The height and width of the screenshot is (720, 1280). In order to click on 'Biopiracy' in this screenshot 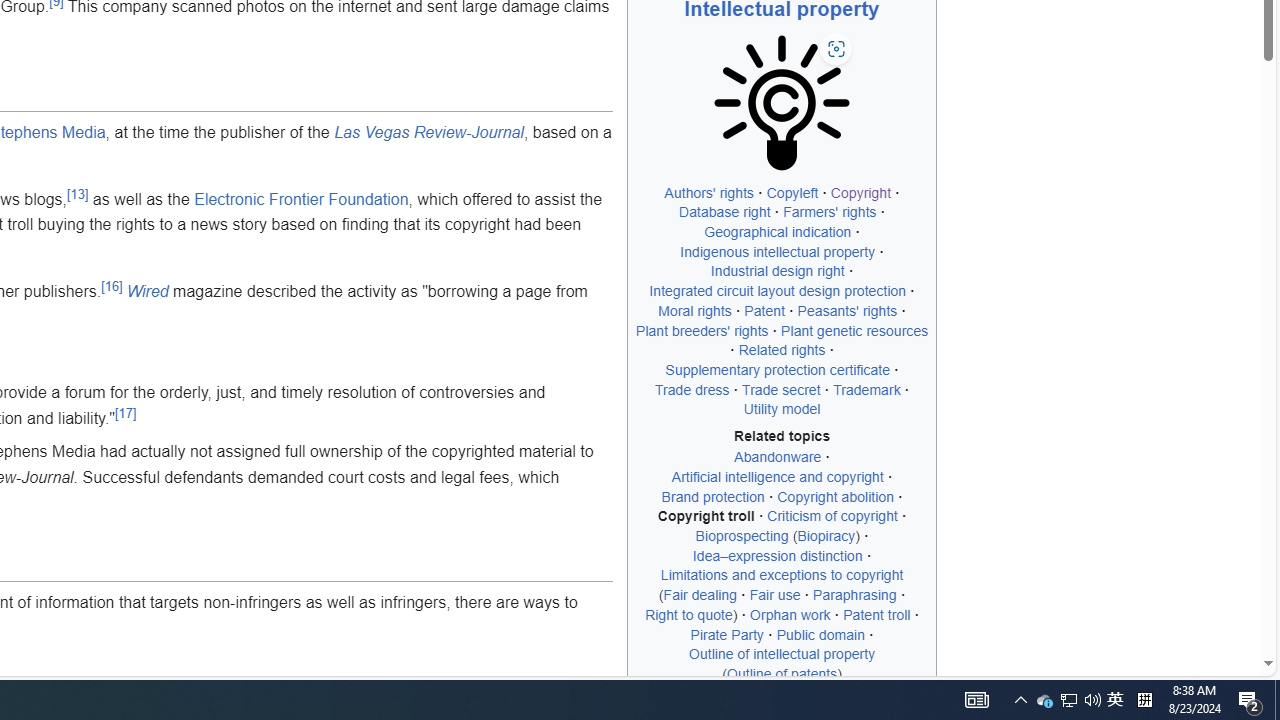, I will do `click(826, 535)`.